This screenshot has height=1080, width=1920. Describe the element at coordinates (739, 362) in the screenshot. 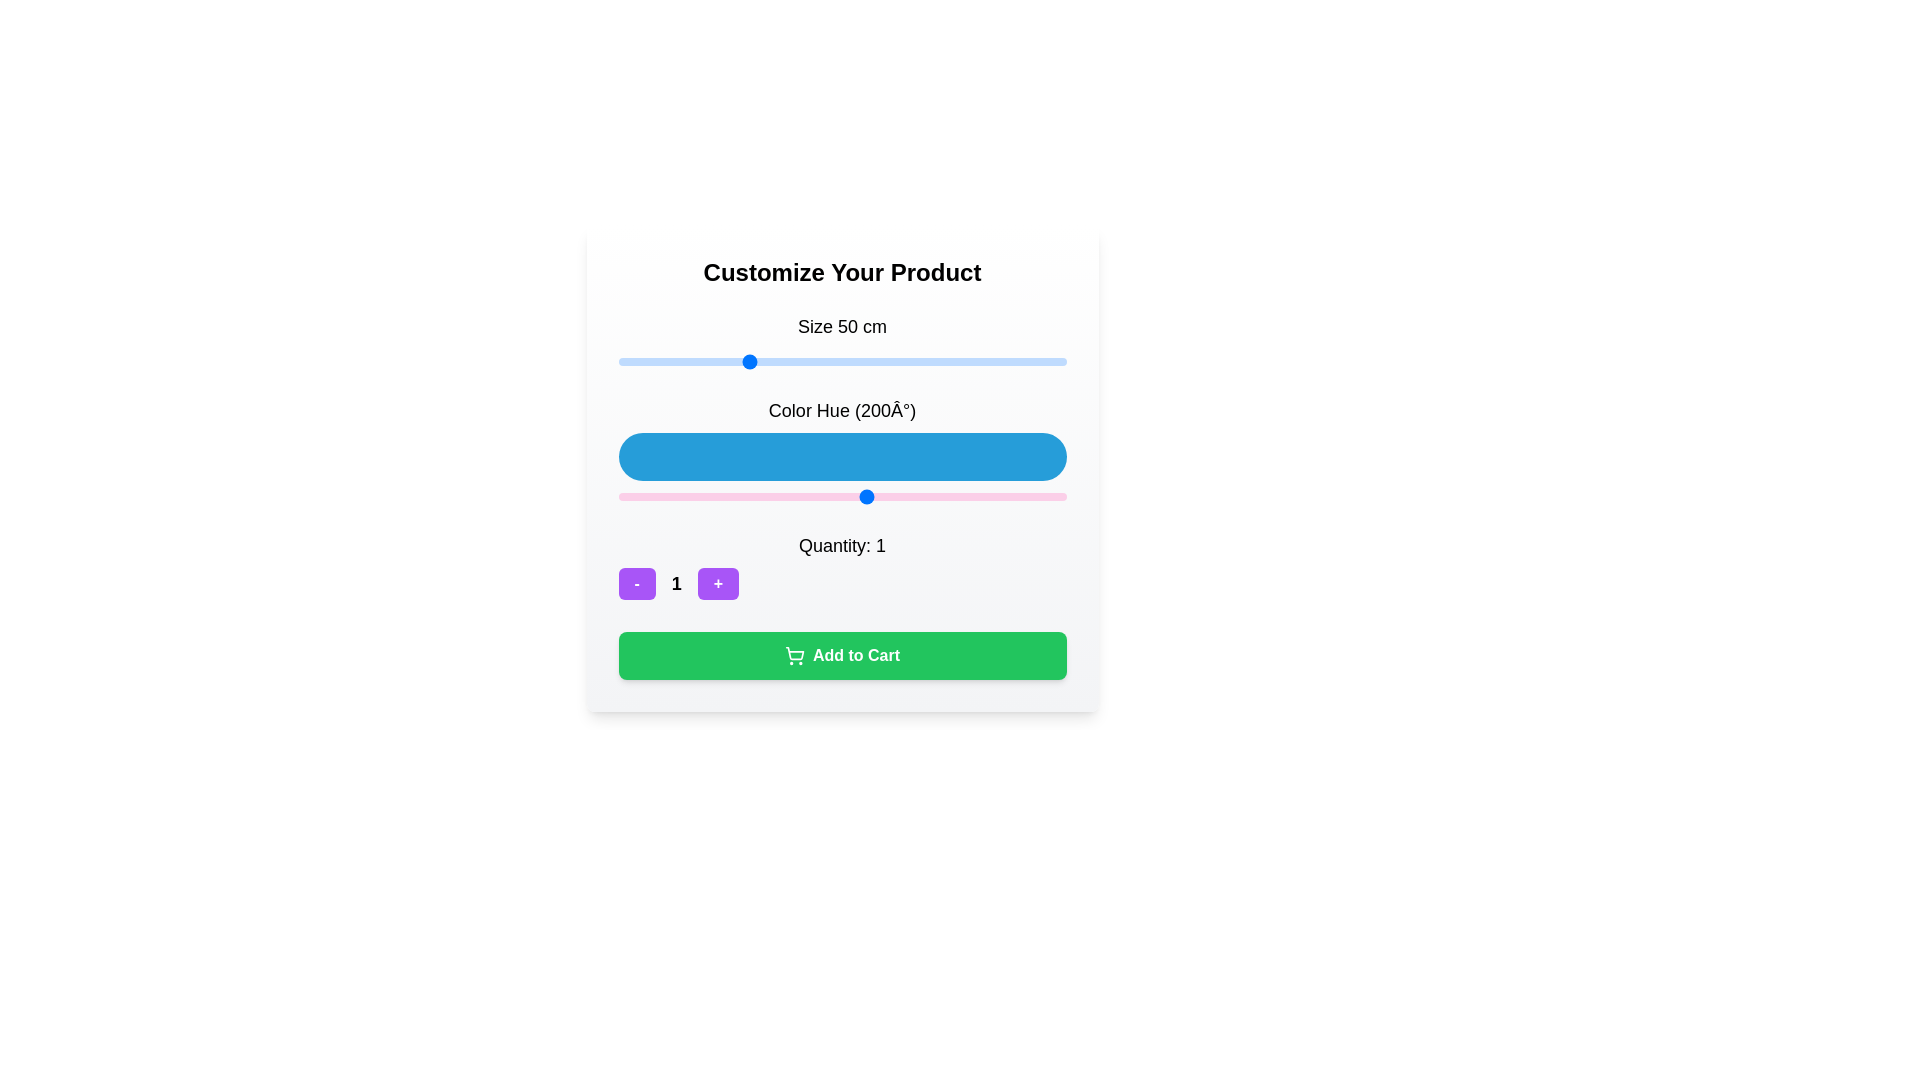

I see `the size` at that location.